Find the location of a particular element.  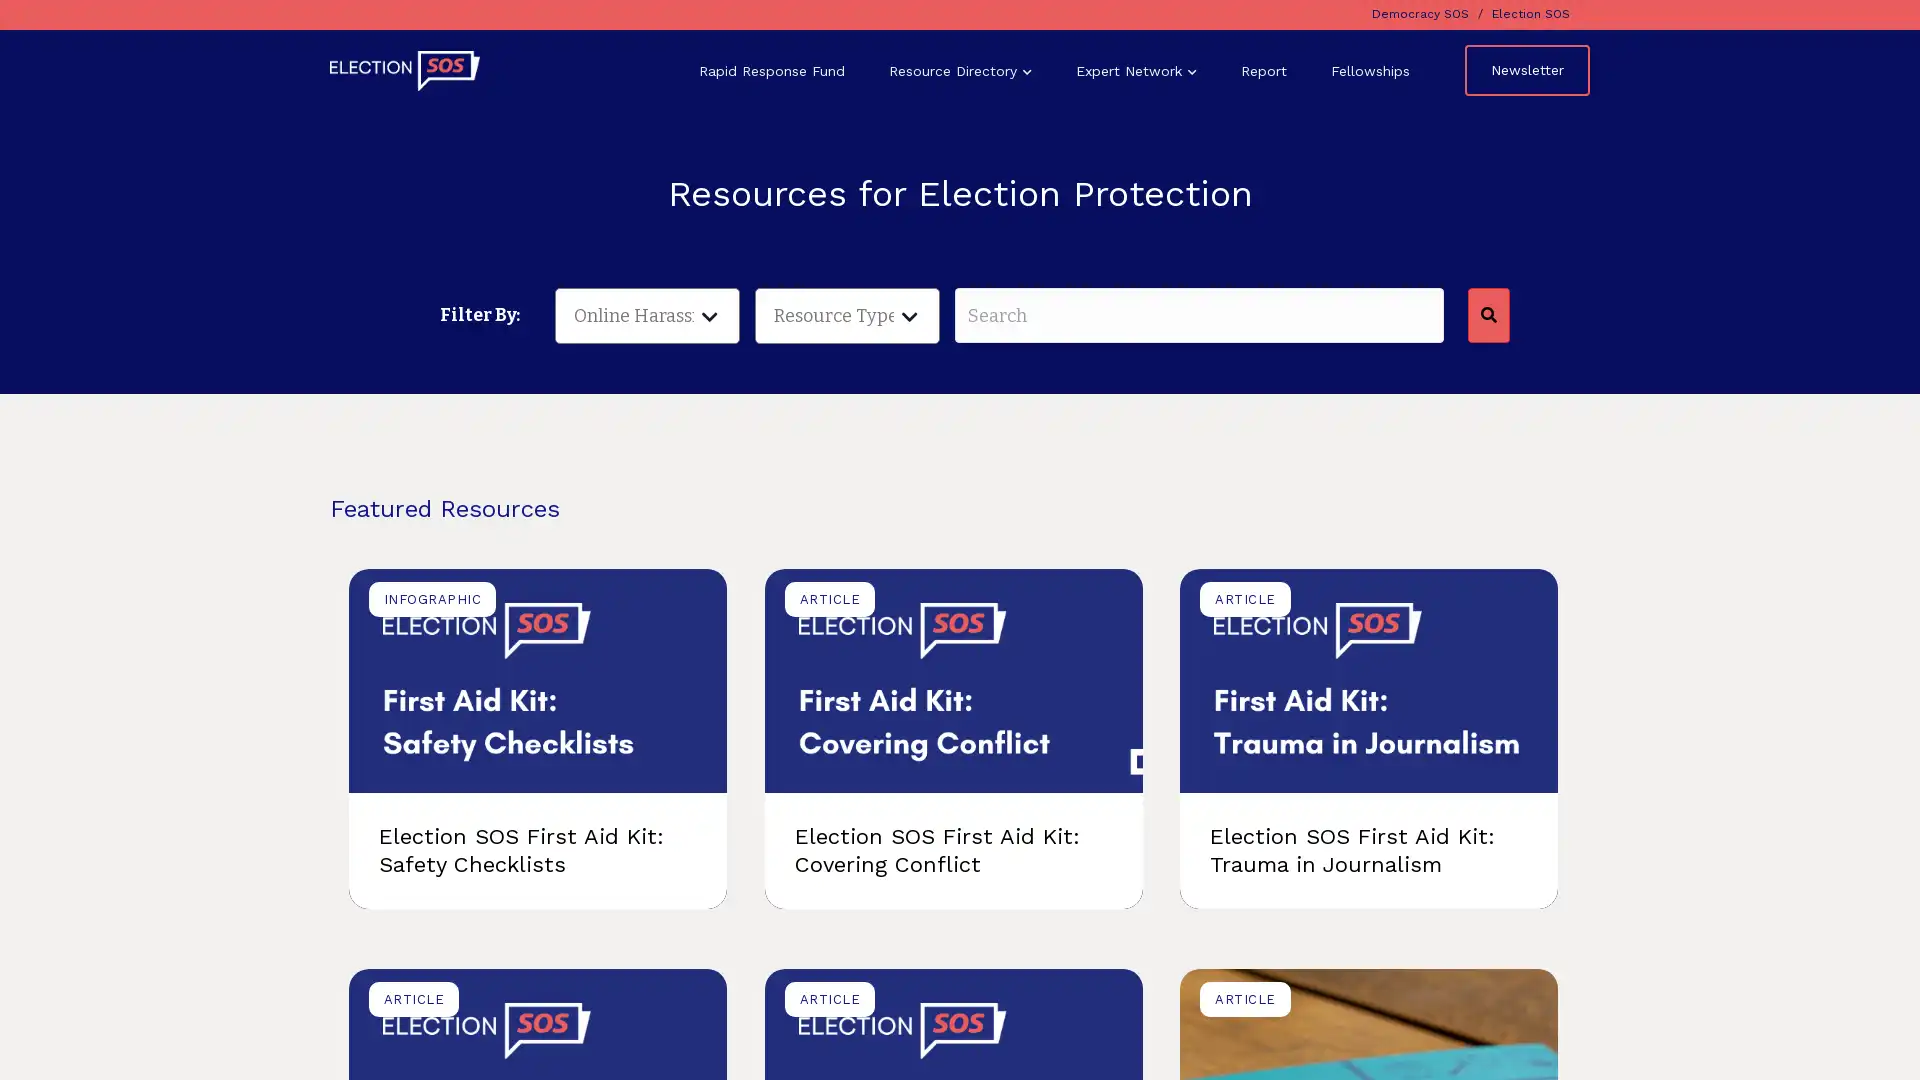

Submit search is located at coordinates (1486, 315).